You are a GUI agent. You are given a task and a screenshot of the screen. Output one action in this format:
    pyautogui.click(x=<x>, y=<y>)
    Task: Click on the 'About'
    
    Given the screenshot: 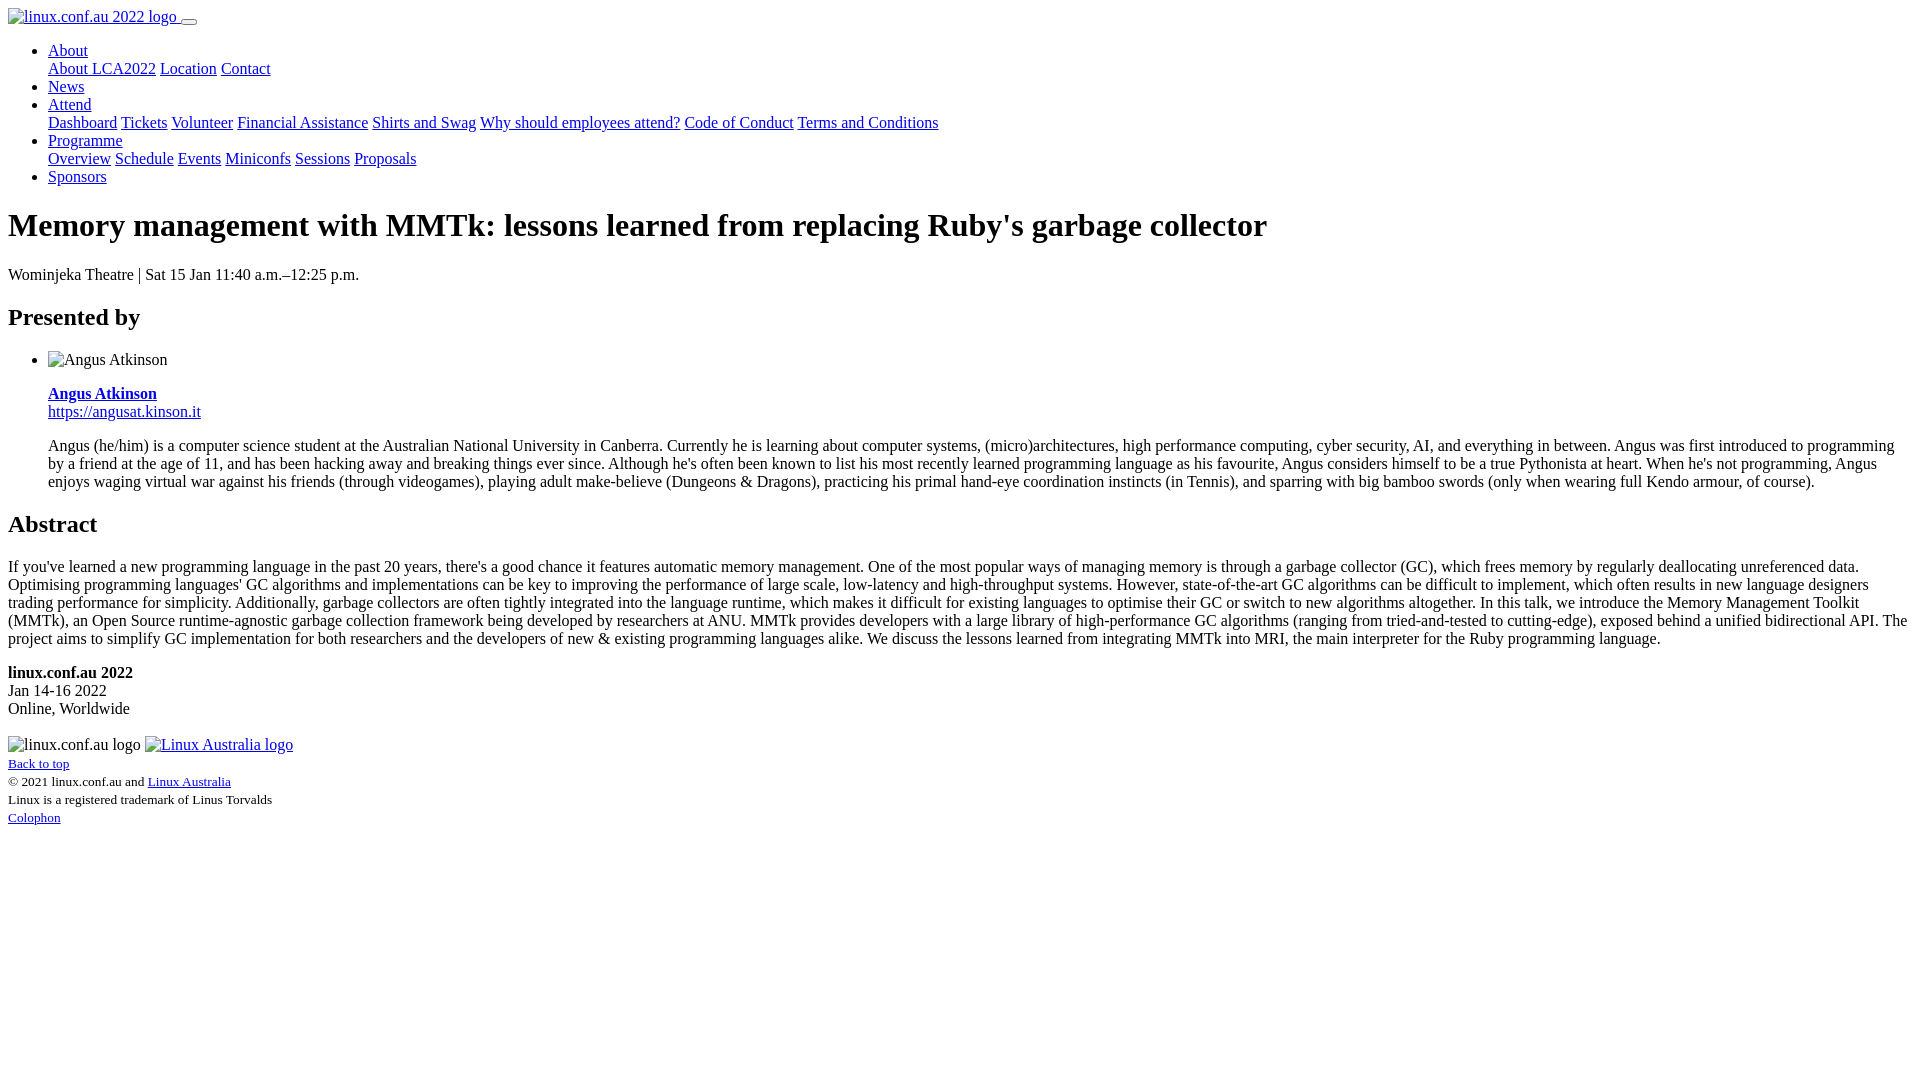 What is the action you would take?
    pyautogui.click(x=67, y=49)
    